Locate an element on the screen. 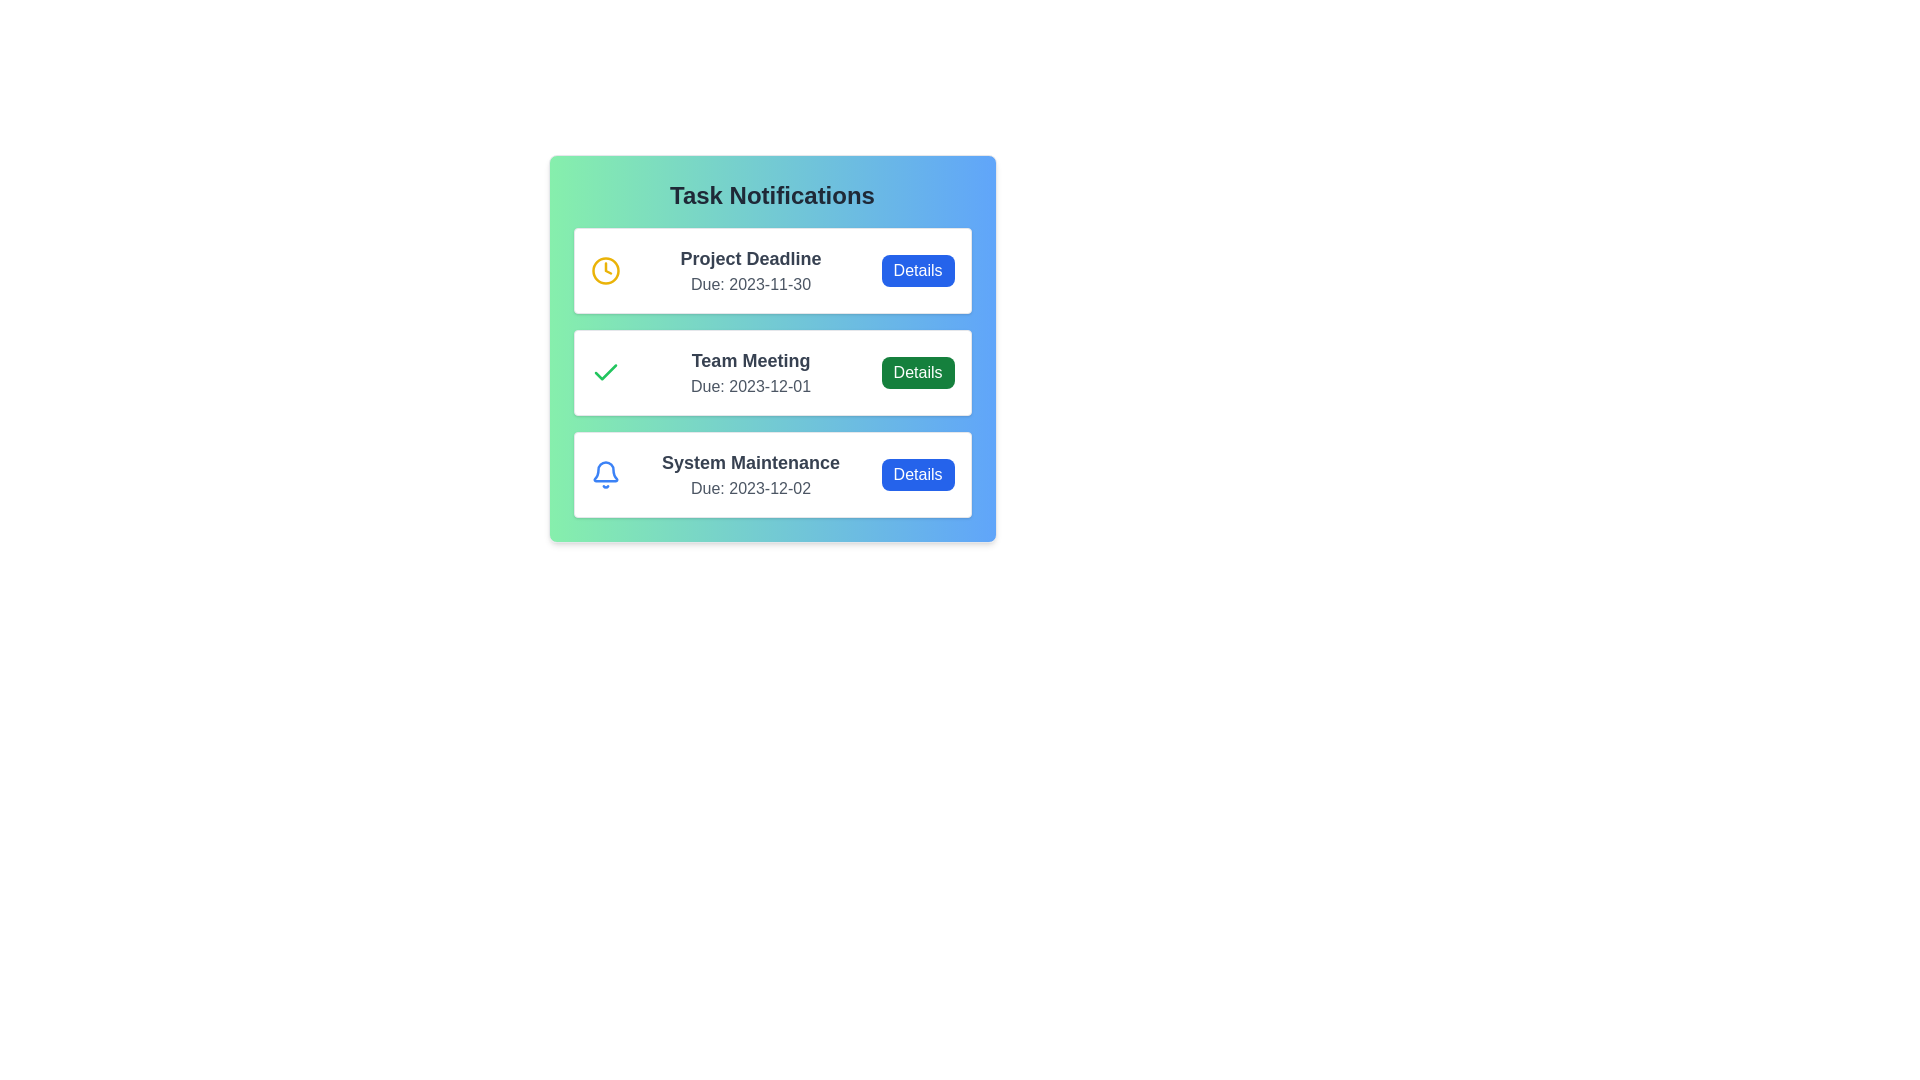 This screenshot has height=1080, width=1920. the status indicator icon for the task 'Project Deadline' is located at coordinates (604, 270).